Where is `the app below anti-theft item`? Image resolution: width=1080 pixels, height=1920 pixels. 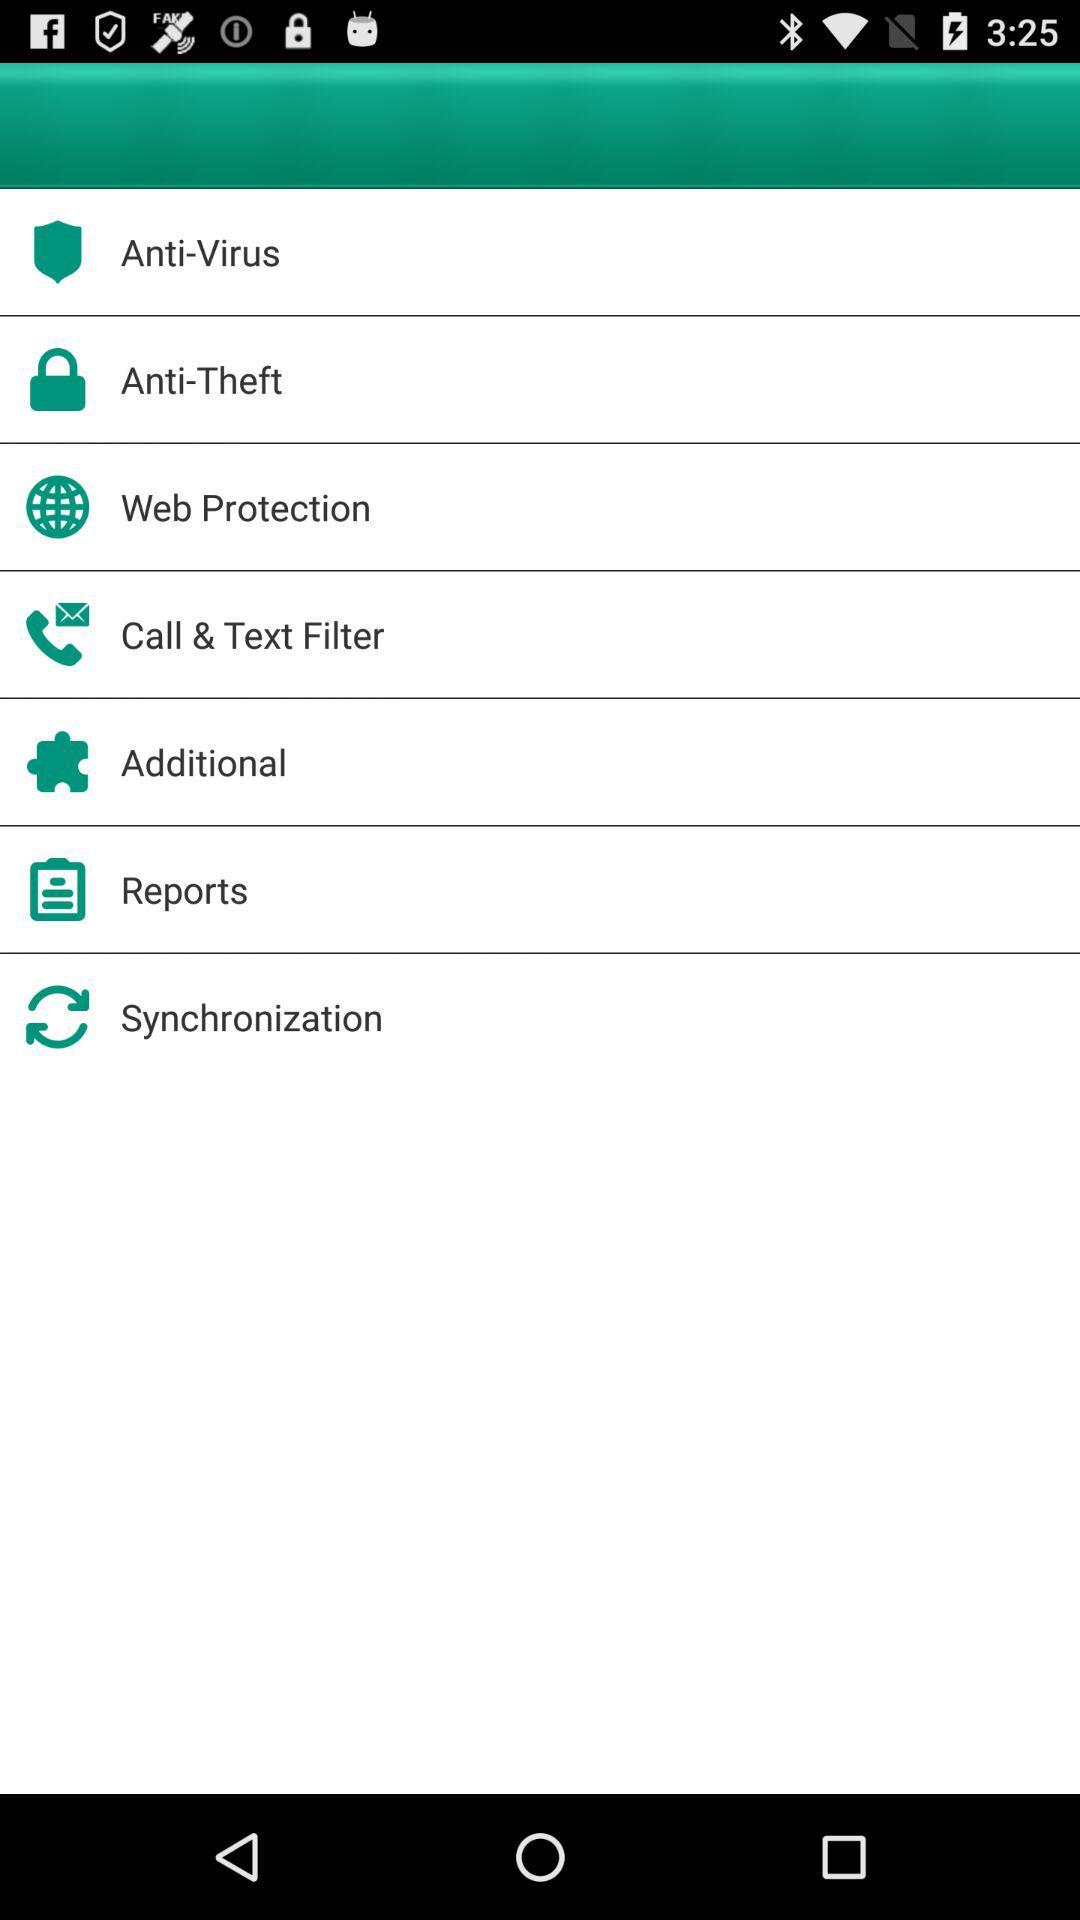 the app below anti-theft item is located at coordinates (245, 507).